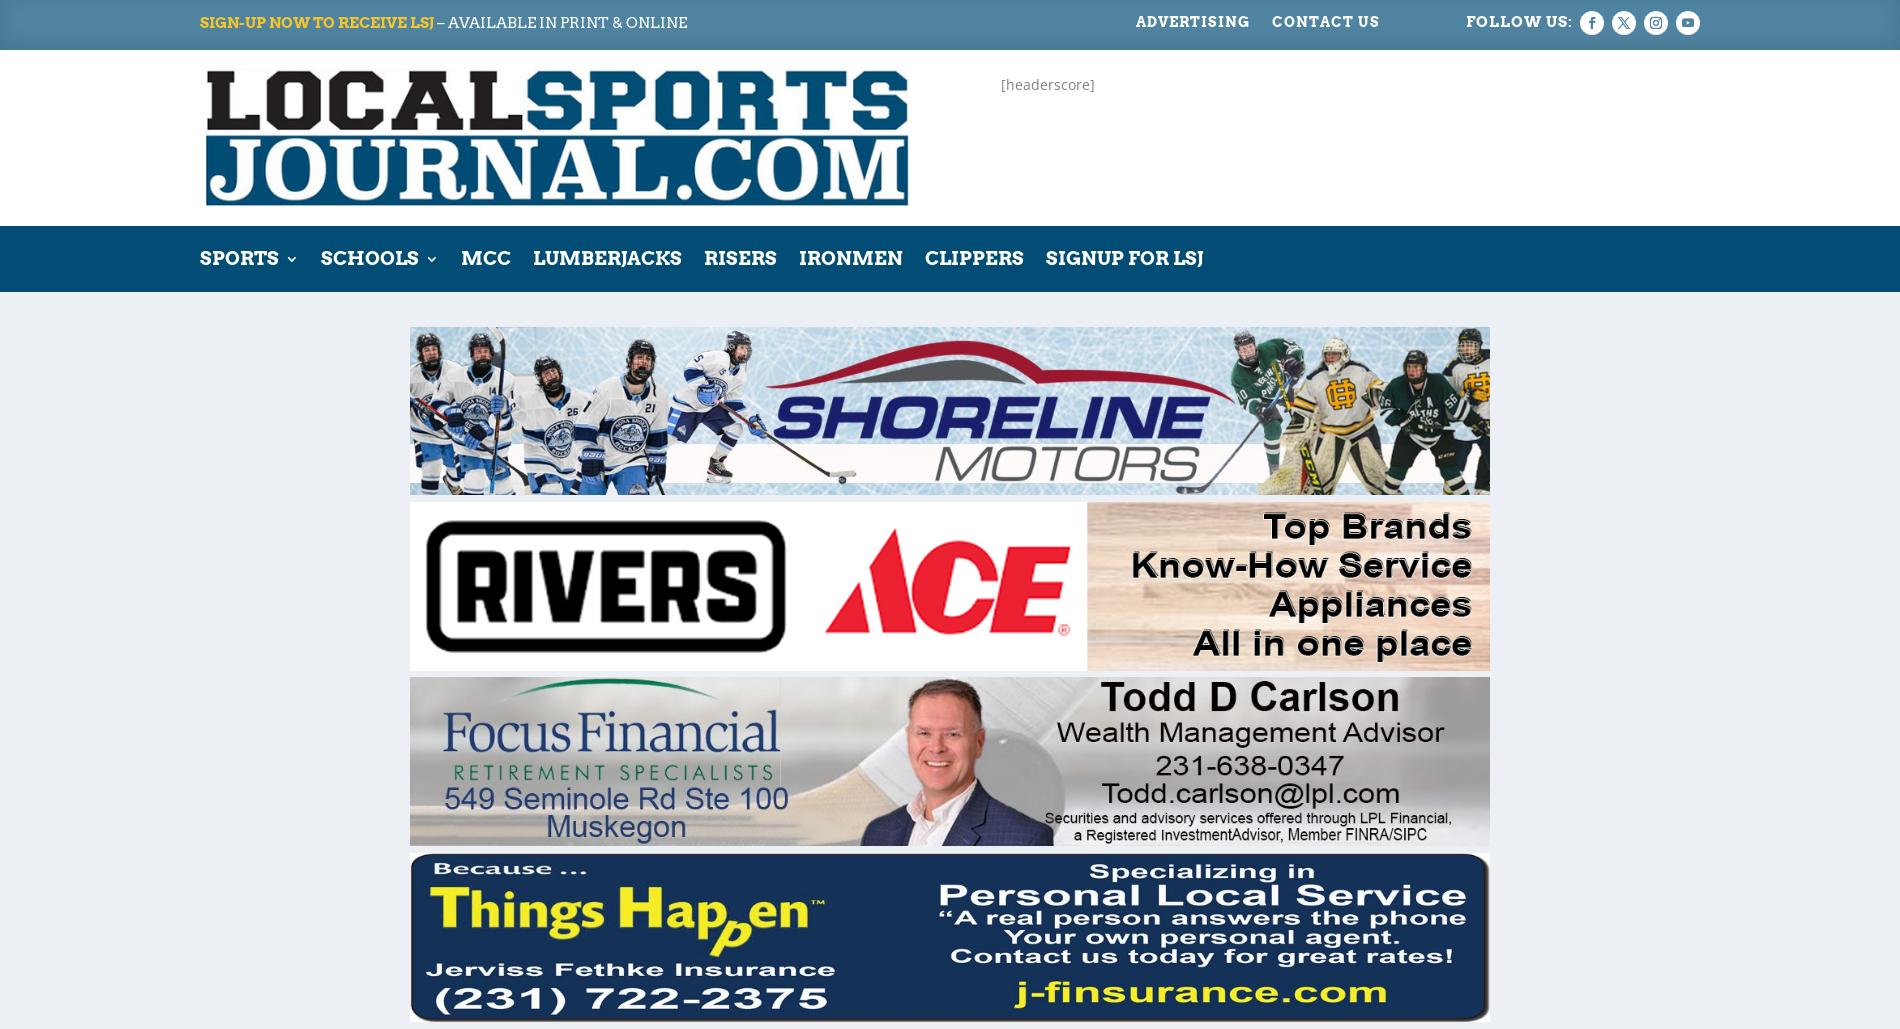 The height and width of the screenshot is (1029, 1900). I want to click on 'Pentwater', so click(649, 433).